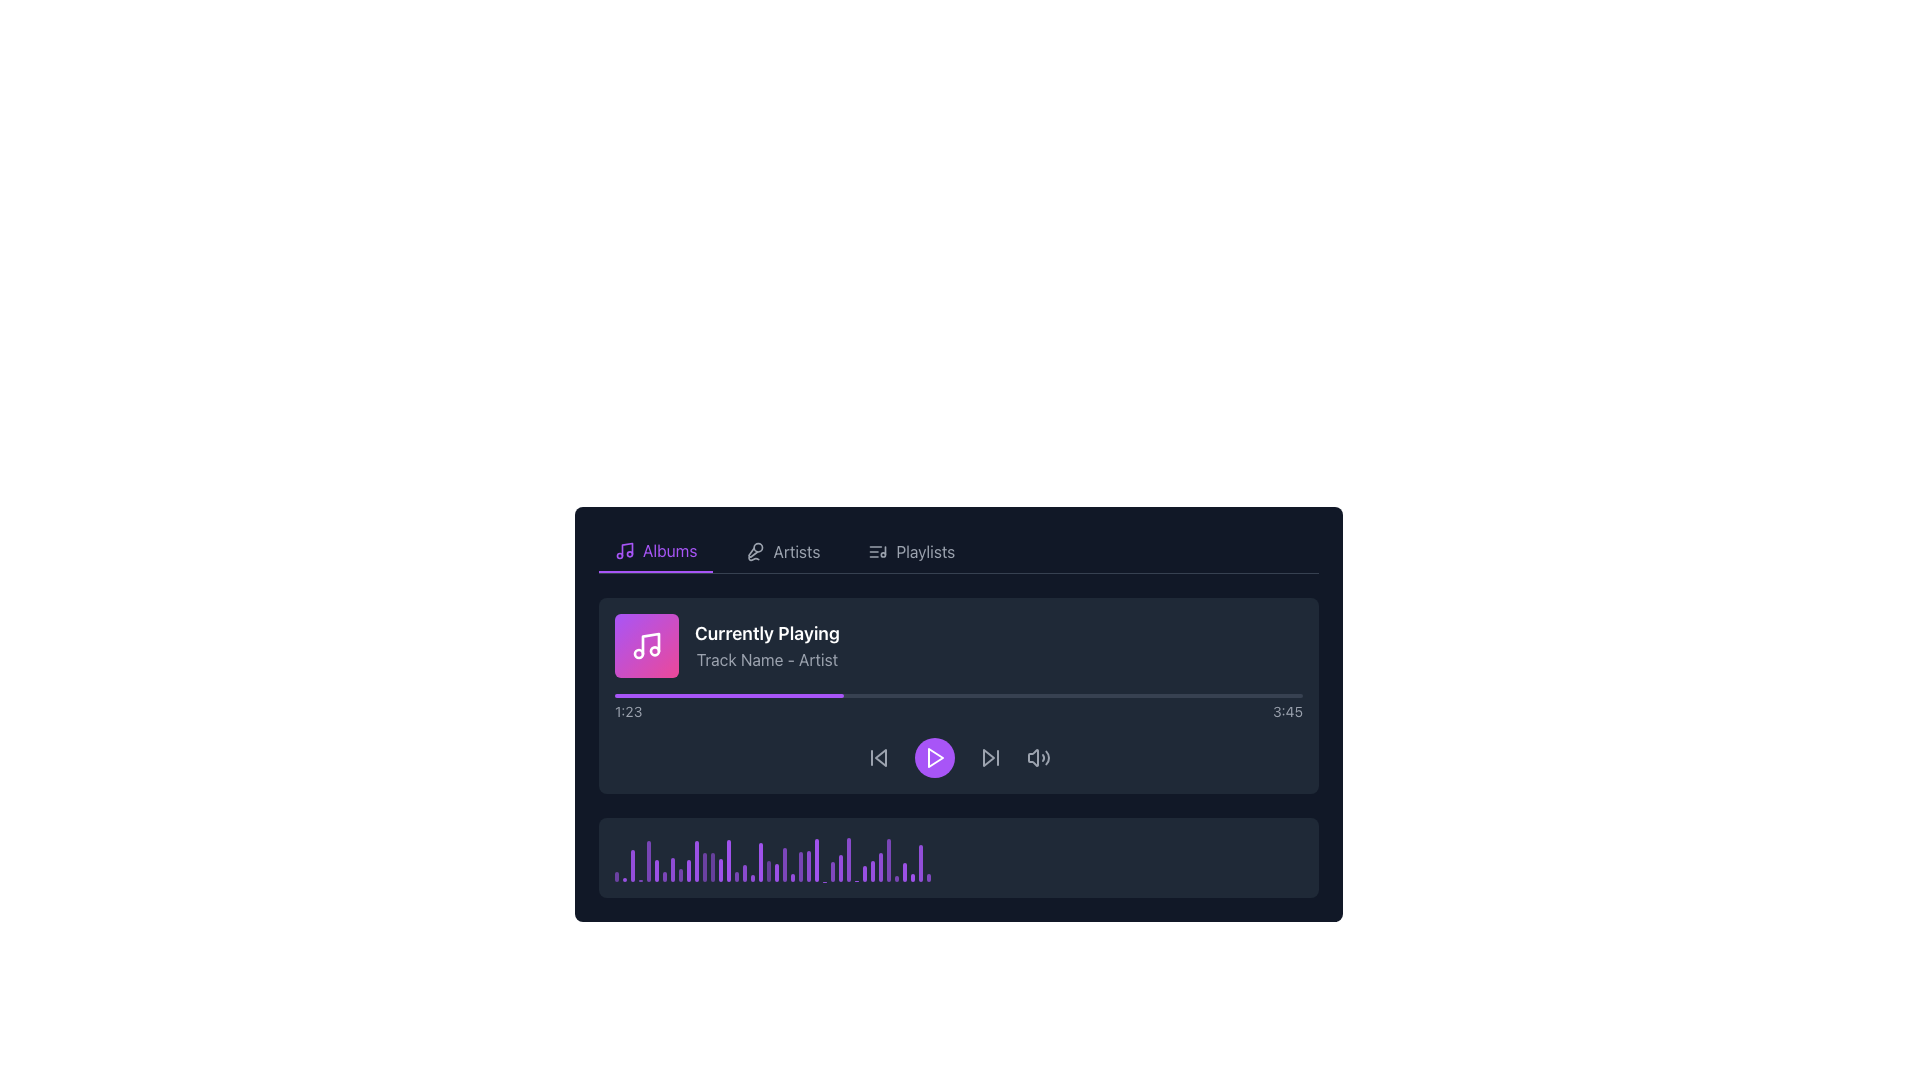 The height and width of the screenshot is (1080, 1920). I want to click on the music player interface to control playback, which is centrally located below the tab navigation bar and above the frequency bar display, so click(958, 712).